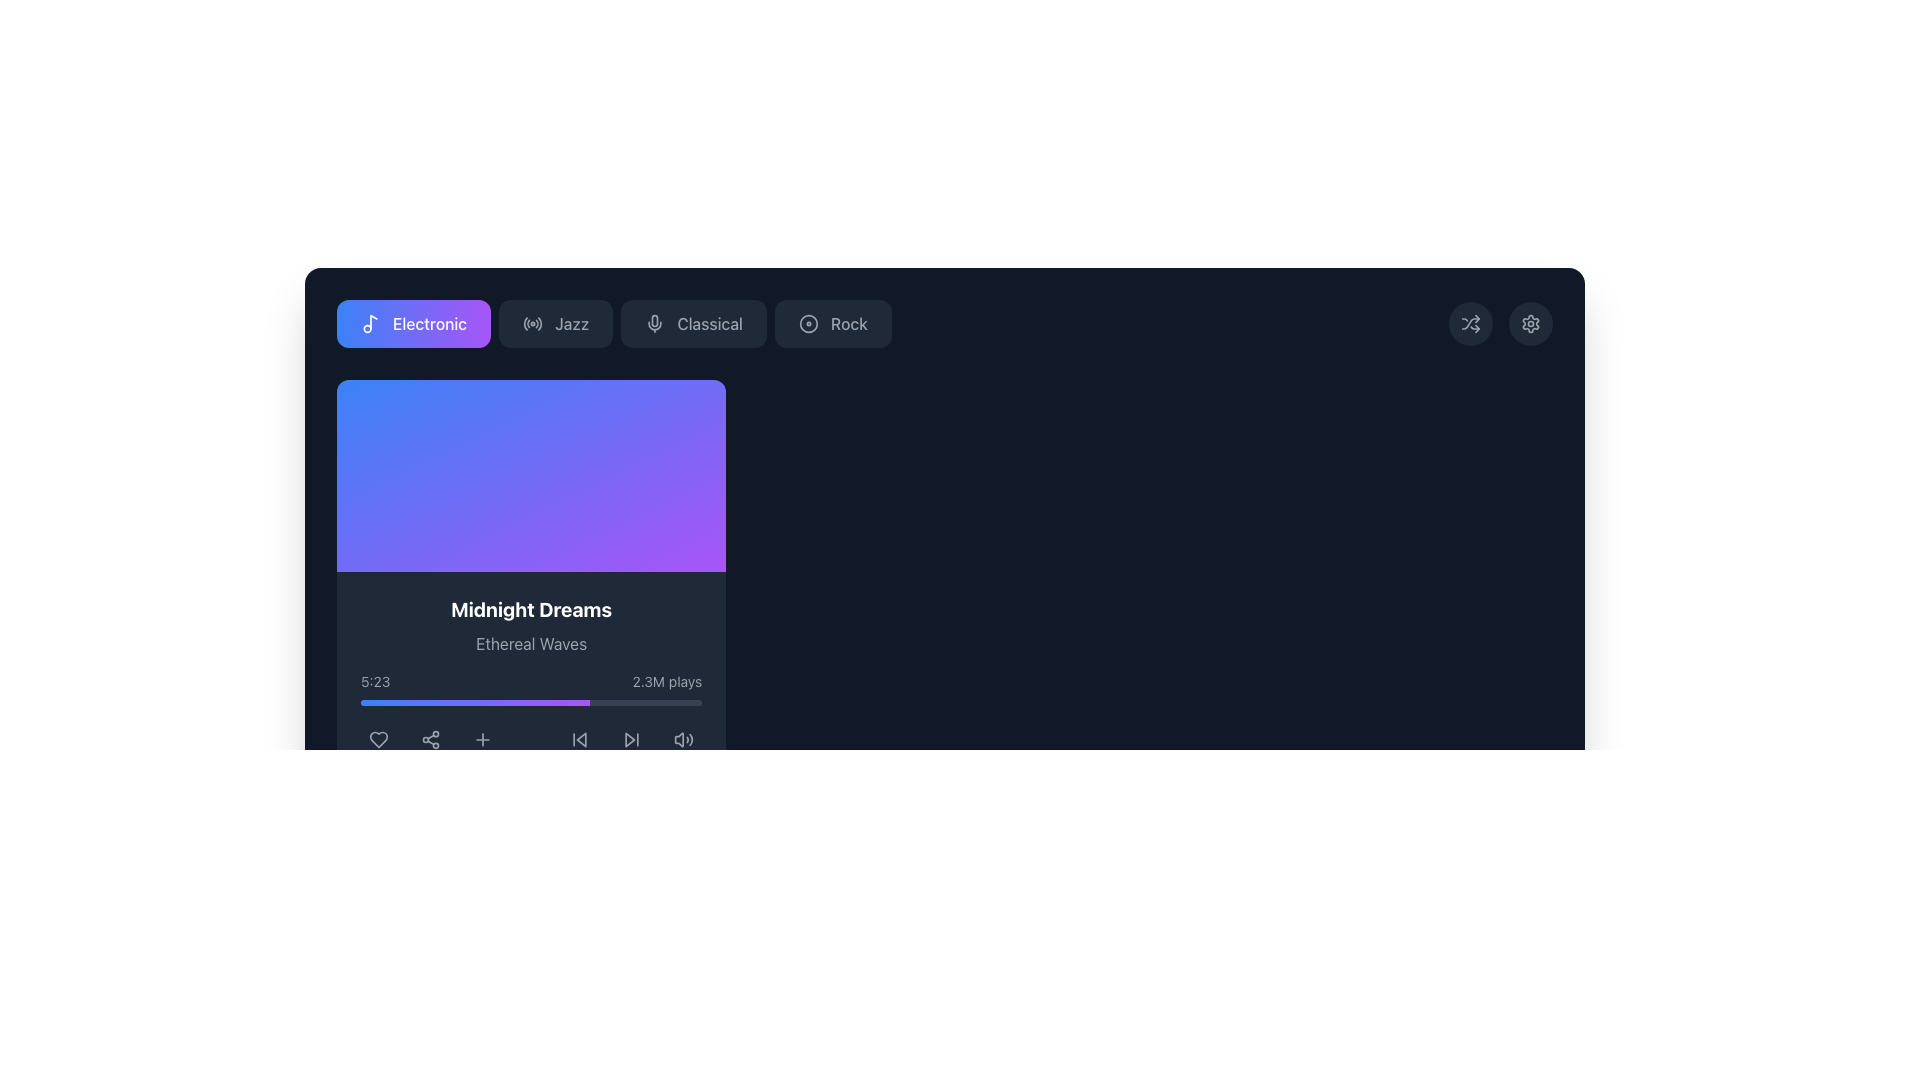  Describe the element at coordinates (655, 323) in the screenshot. I see `the microphone icon located in the third button of the horizontally aligned menu bar, which is to the left of the 'Classical' label` at that location.